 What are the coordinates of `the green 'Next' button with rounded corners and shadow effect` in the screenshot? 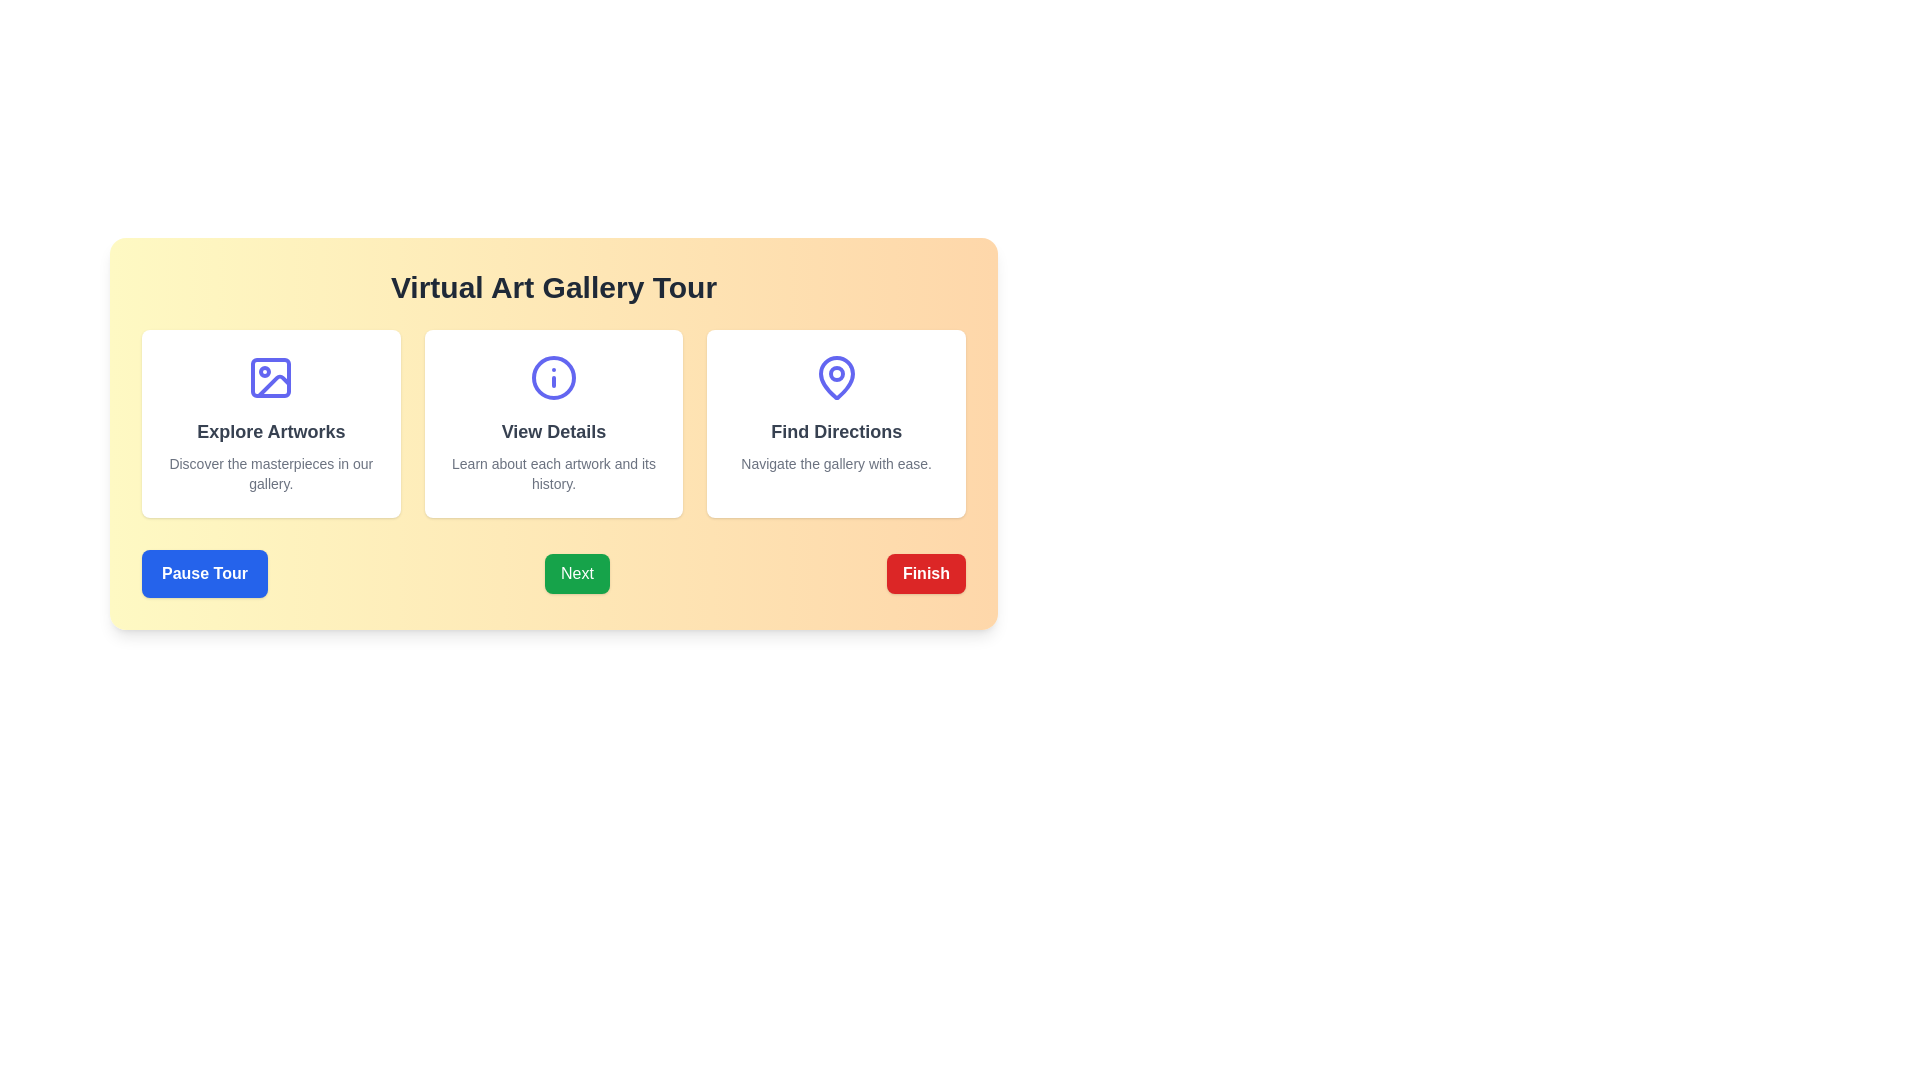 It's located at (576, 574).